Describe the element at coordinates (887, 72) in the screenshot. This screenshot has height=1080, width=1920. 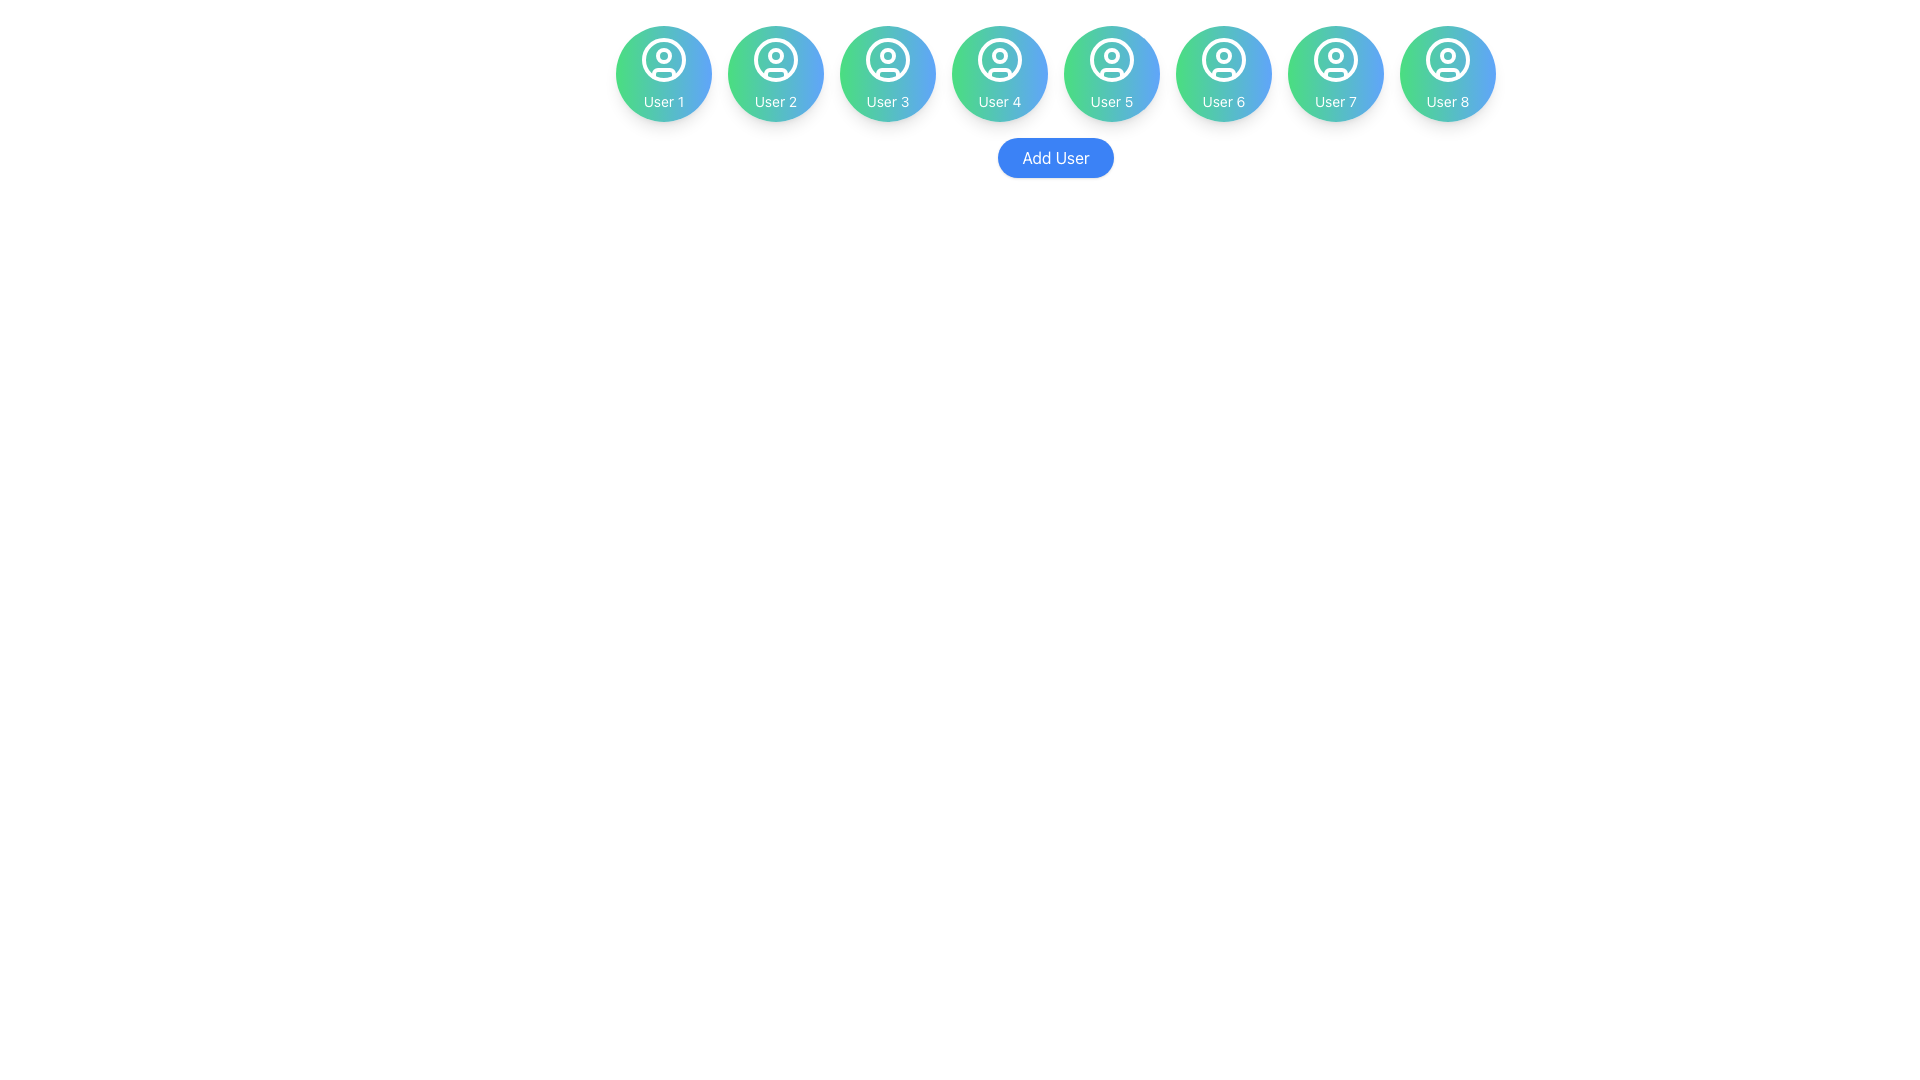
I see `the button representing 'User 3'` at that location.